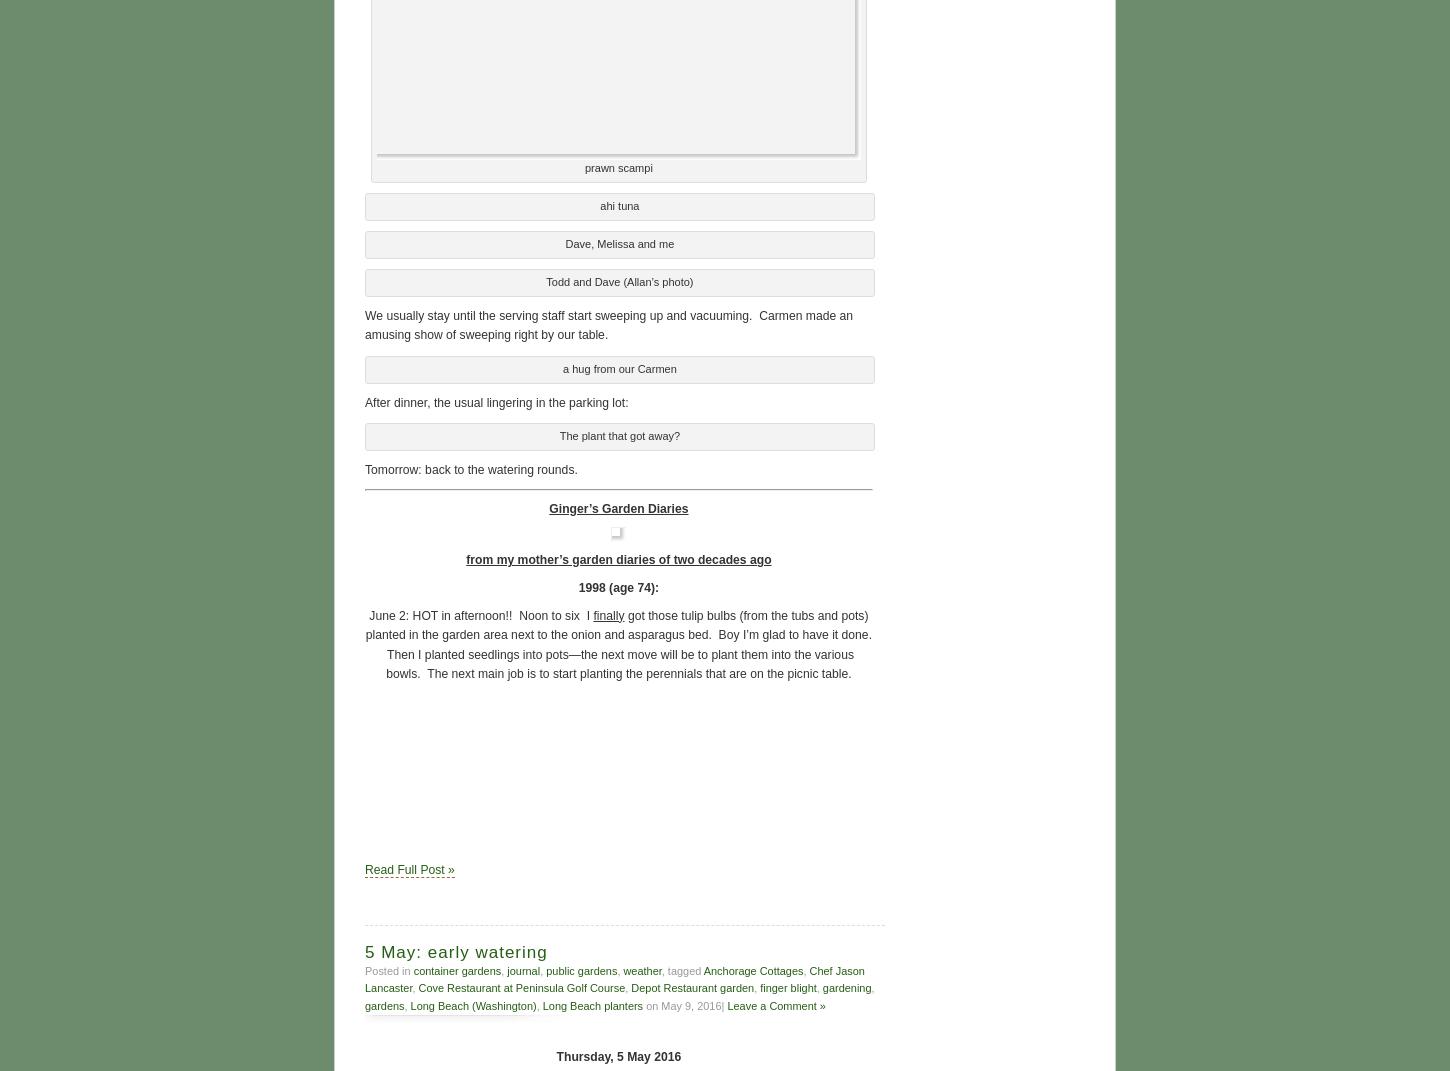 The height and width of the screenshot is (1071, 1450). I want to click on 'got those tulip bulbs (from the tubs and pots) planted in the garden area next to the onion and asparagus bed.  Boy I’m glad to have it done.  Then I planted seedlings into pots—the next move will be to plant them into the various bowls.  The next main job is to start planting the perennials that are on the picnic table.', so click(617, 641).